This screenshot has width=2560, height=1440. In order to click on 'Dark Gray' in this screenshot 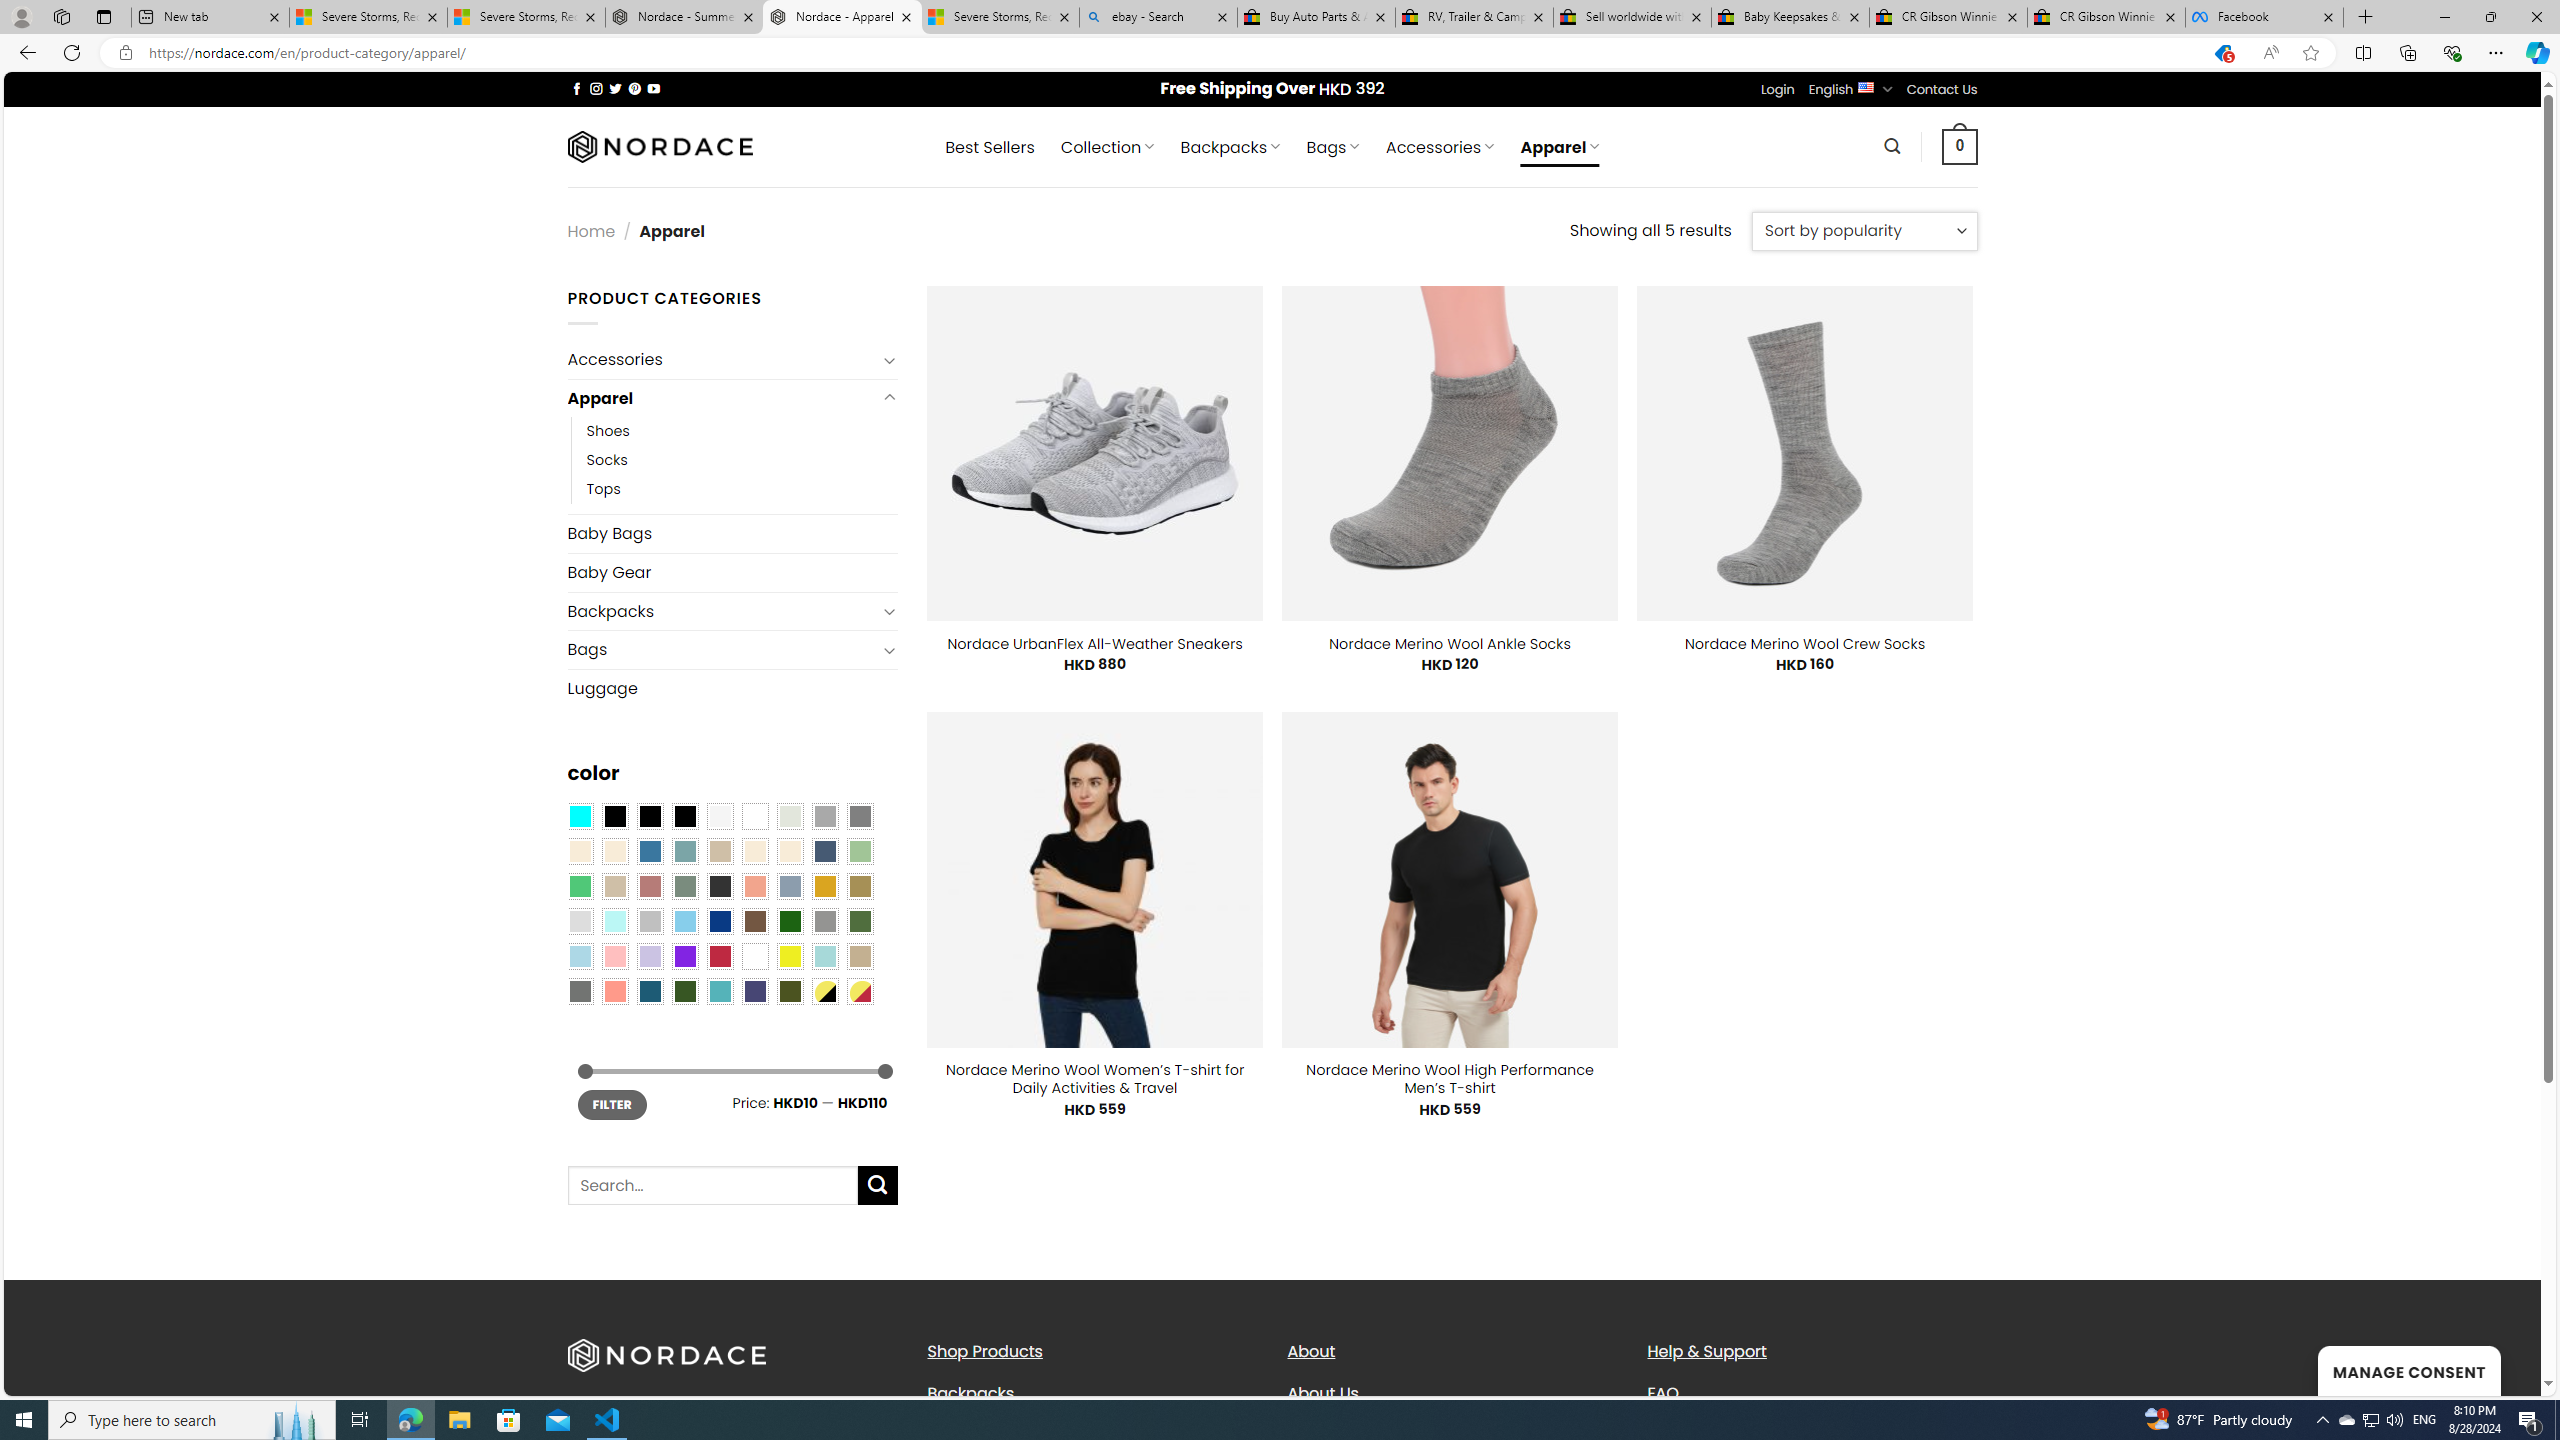, I will do `click(823, 815)`.